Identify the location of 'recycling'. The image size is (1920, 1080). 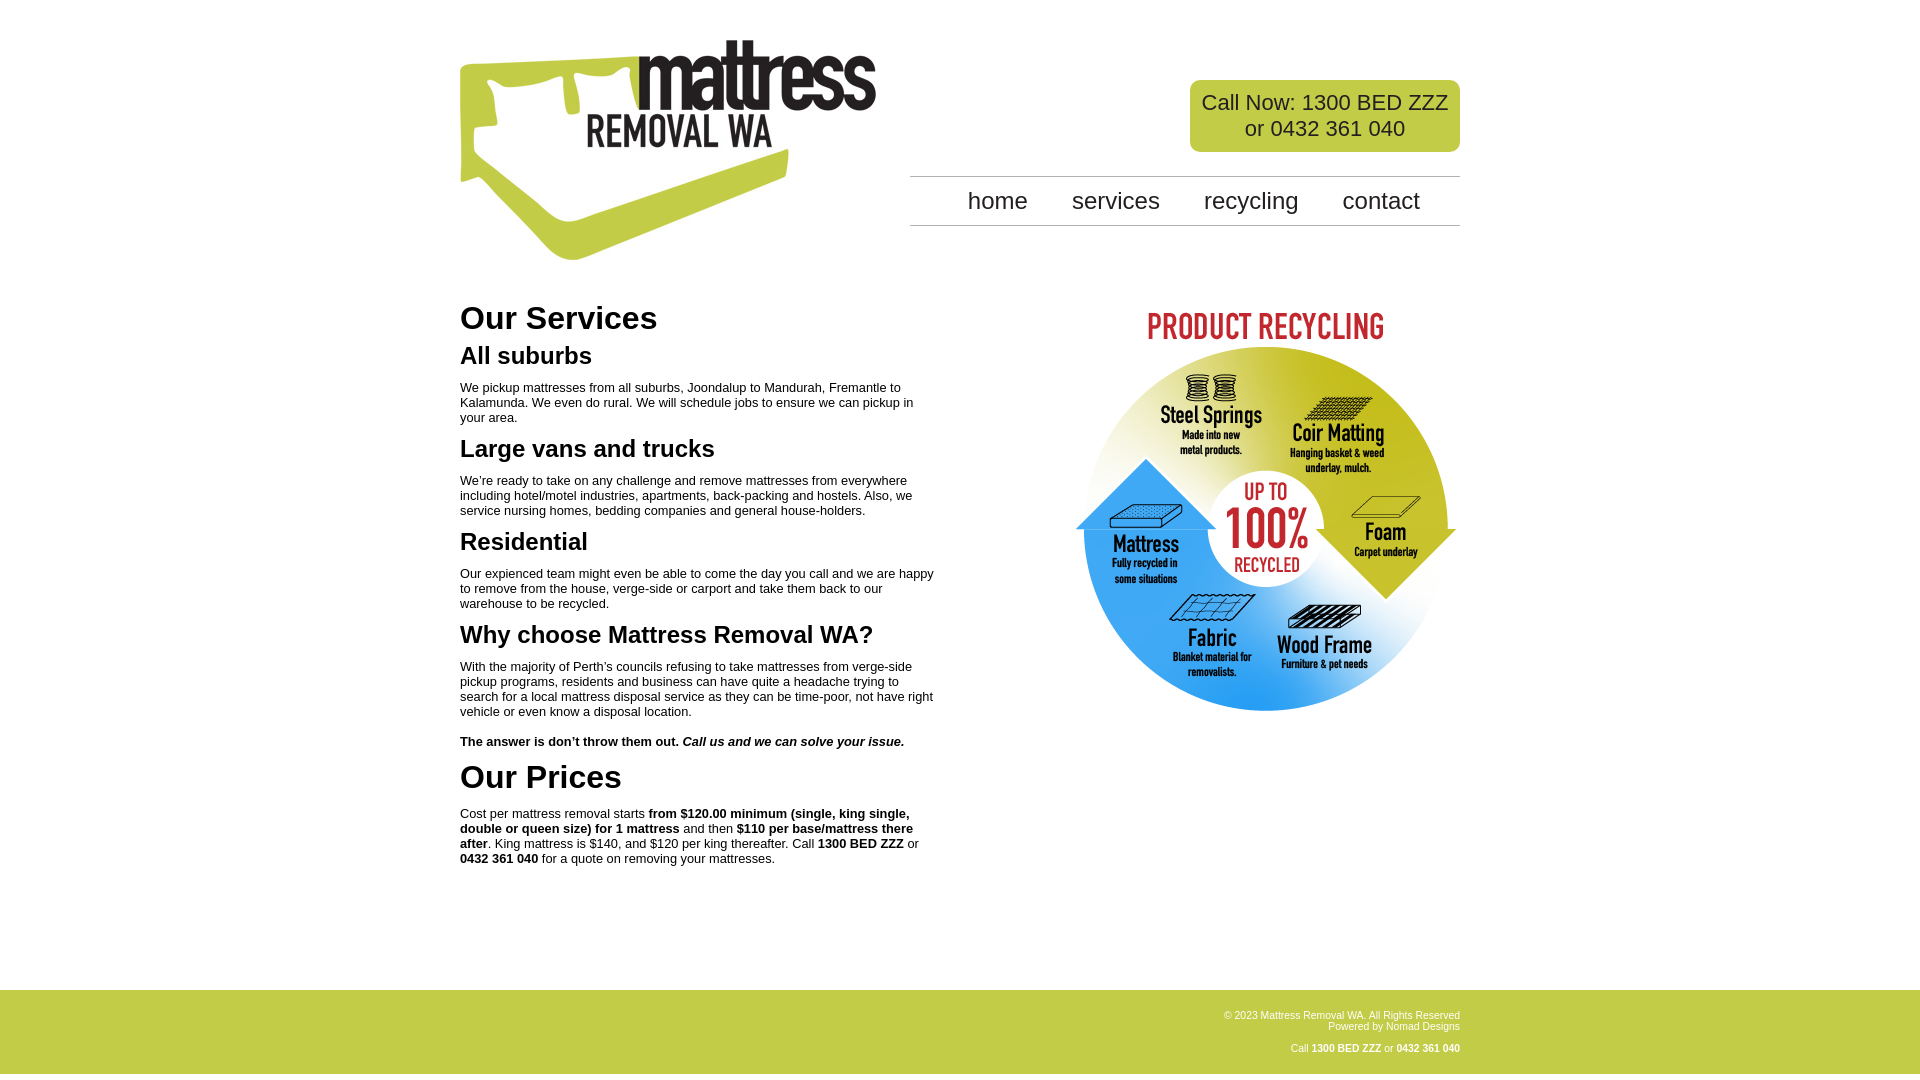
(1250, 200).